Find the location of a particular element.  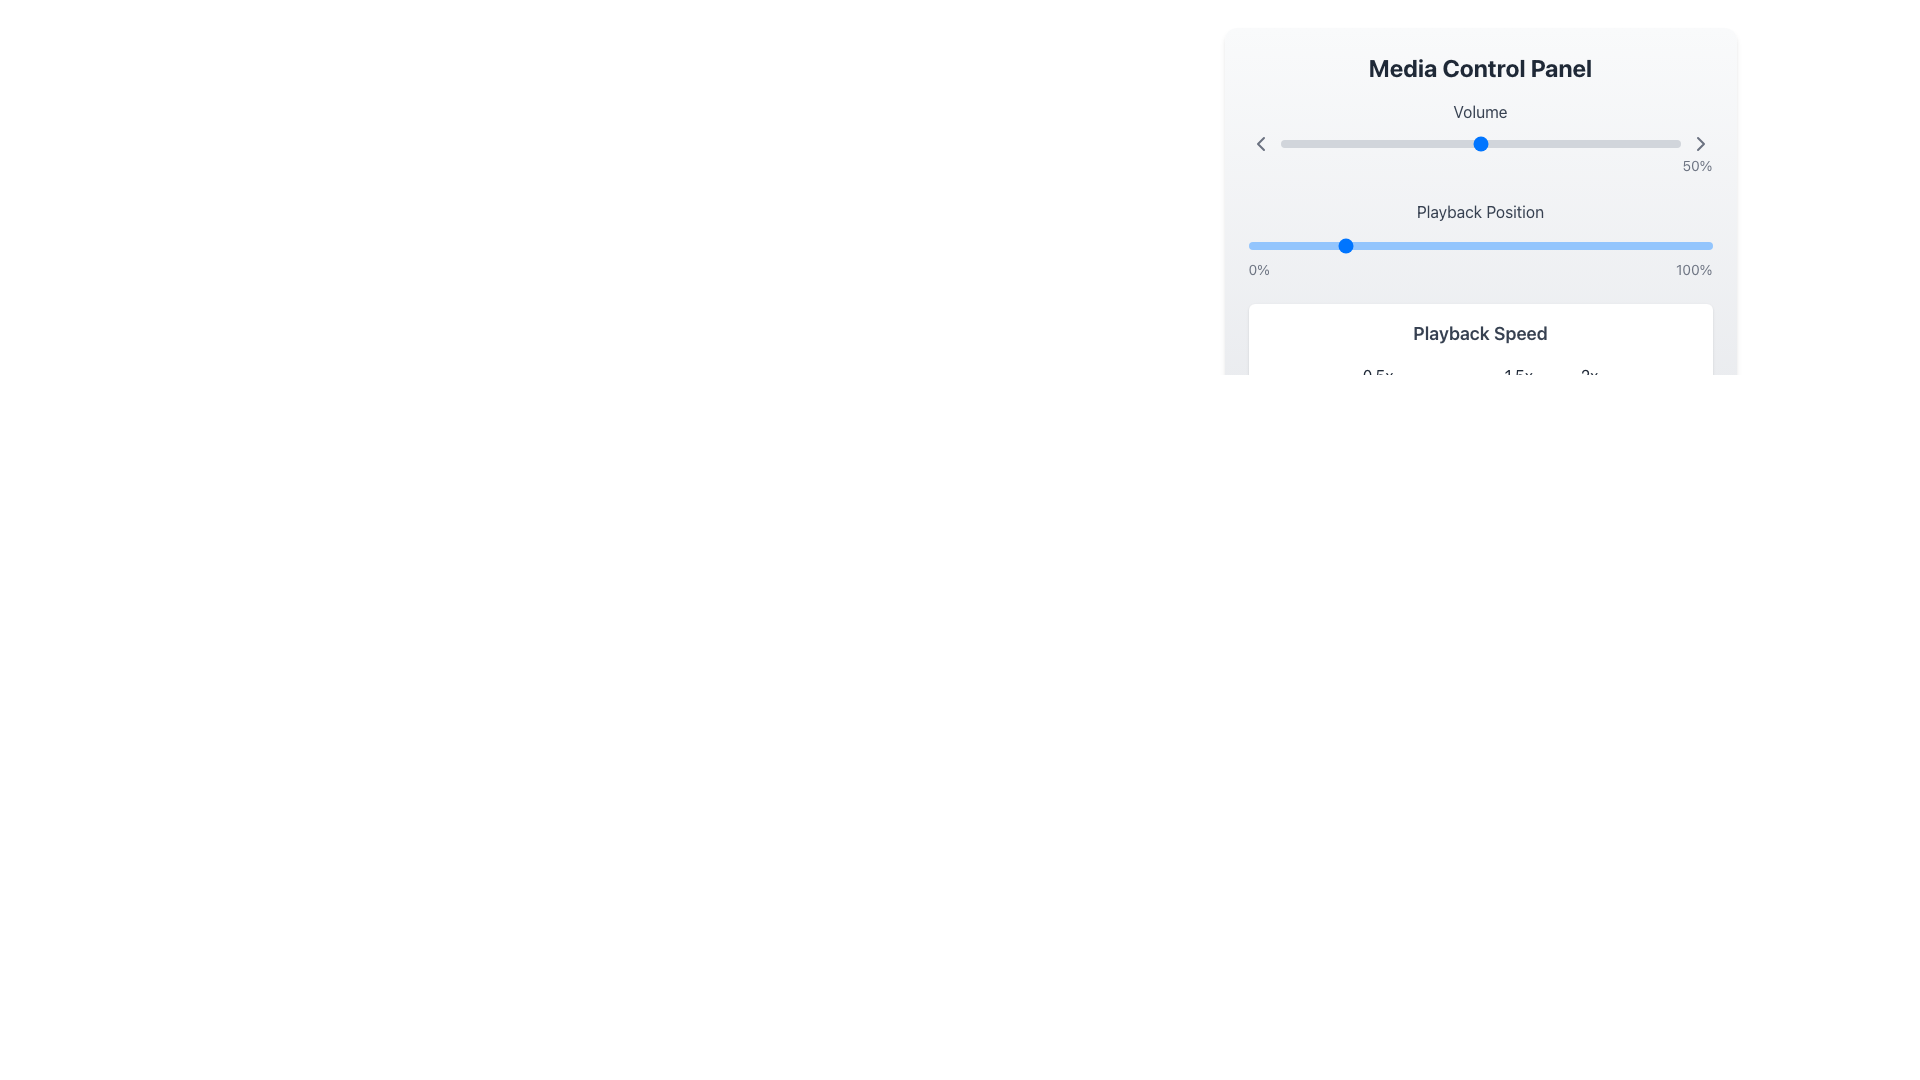

the playback position is located at coordinates (1448, 245).